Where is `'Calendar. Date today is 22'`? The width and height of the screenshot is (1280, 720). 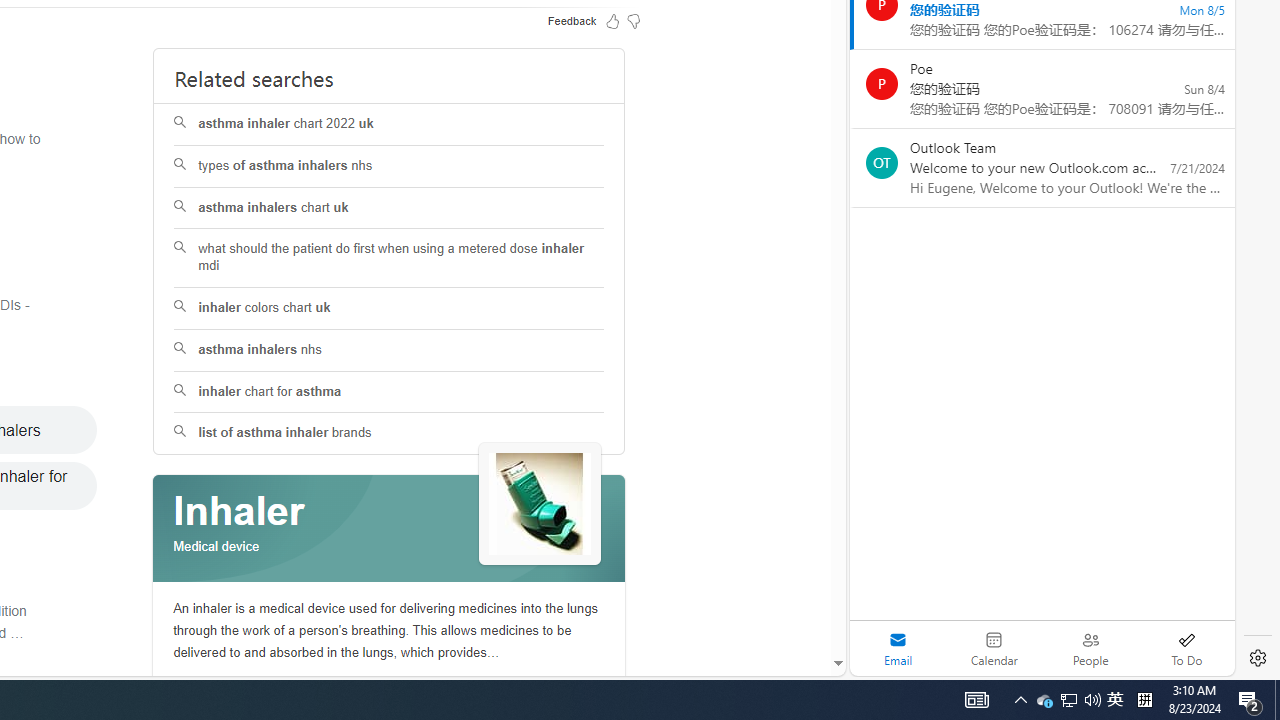 'Calendar. Date today is 22' is located at coordinates (994, 648).